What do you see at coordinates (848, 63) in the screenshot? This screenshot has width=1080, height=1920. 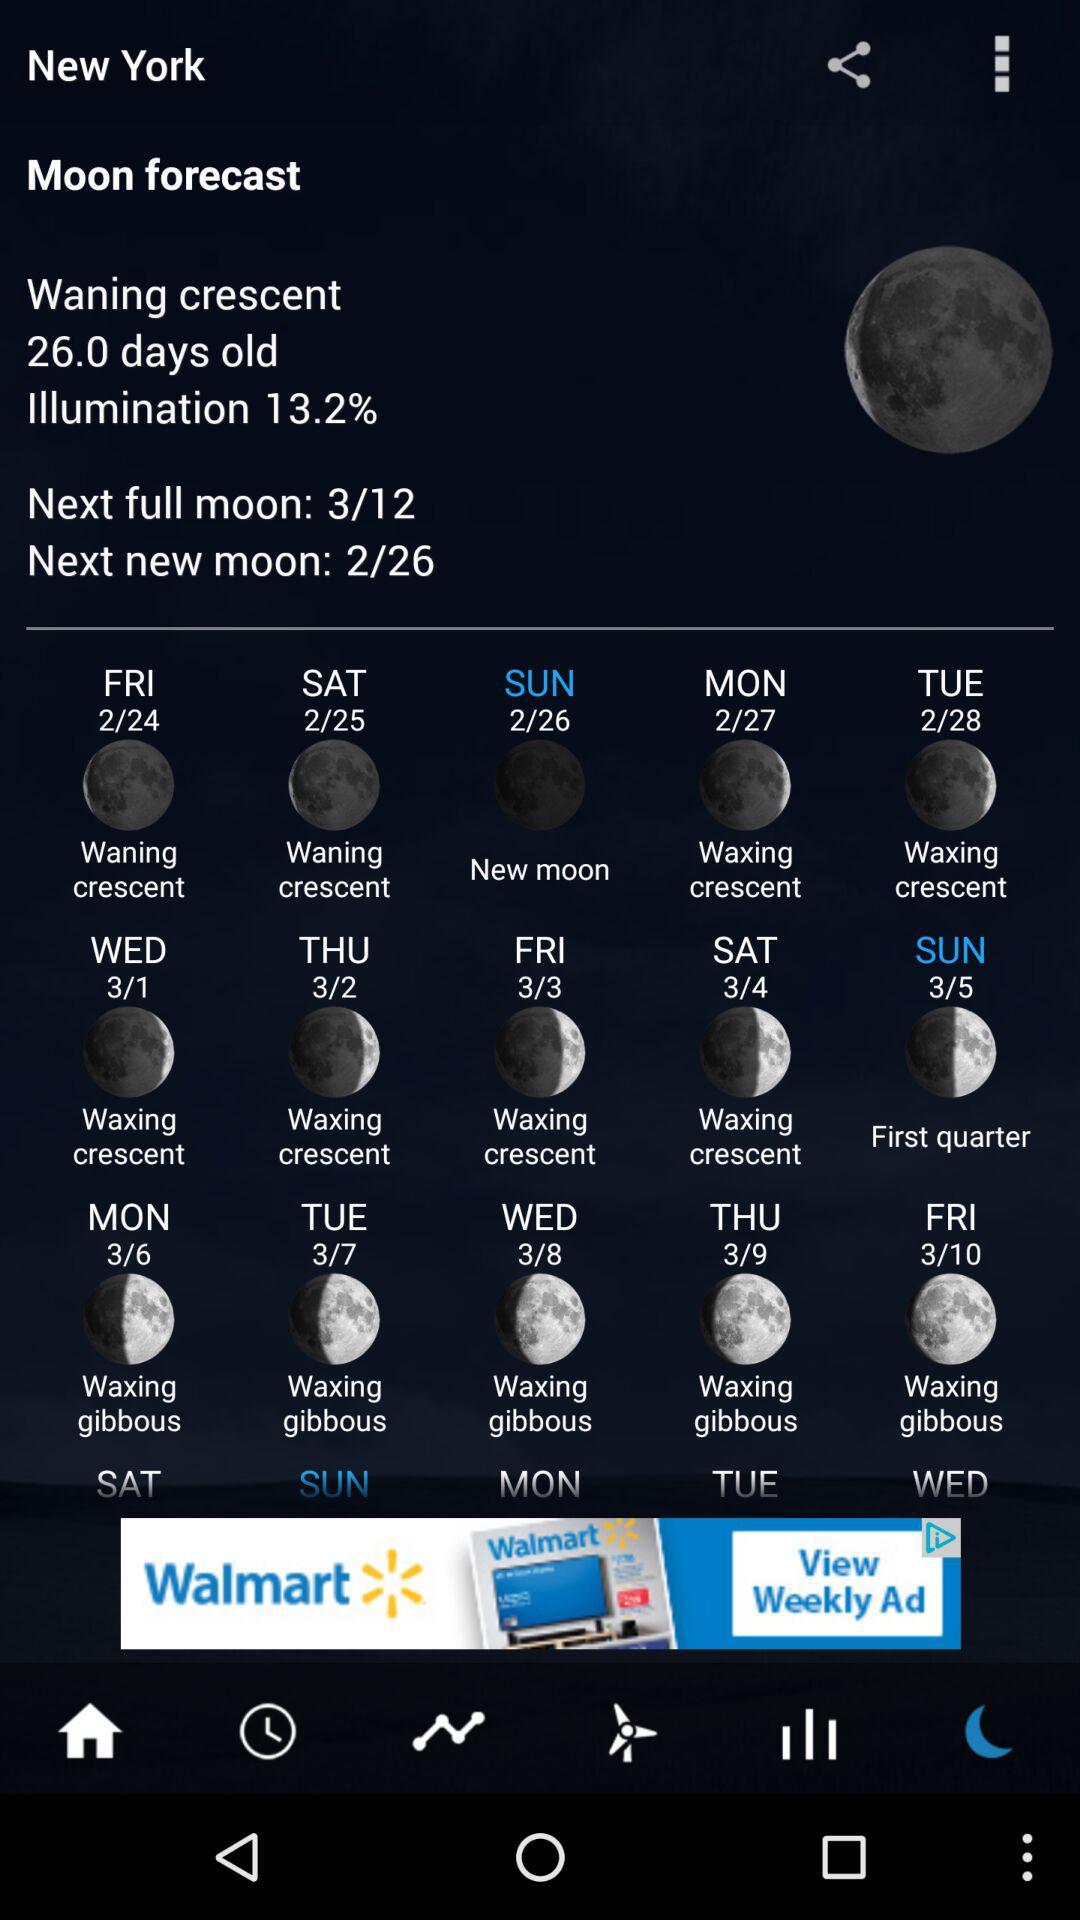 I see `share the details in this page to social media like facebook twitter instagram` at bounding box center [848, 63].